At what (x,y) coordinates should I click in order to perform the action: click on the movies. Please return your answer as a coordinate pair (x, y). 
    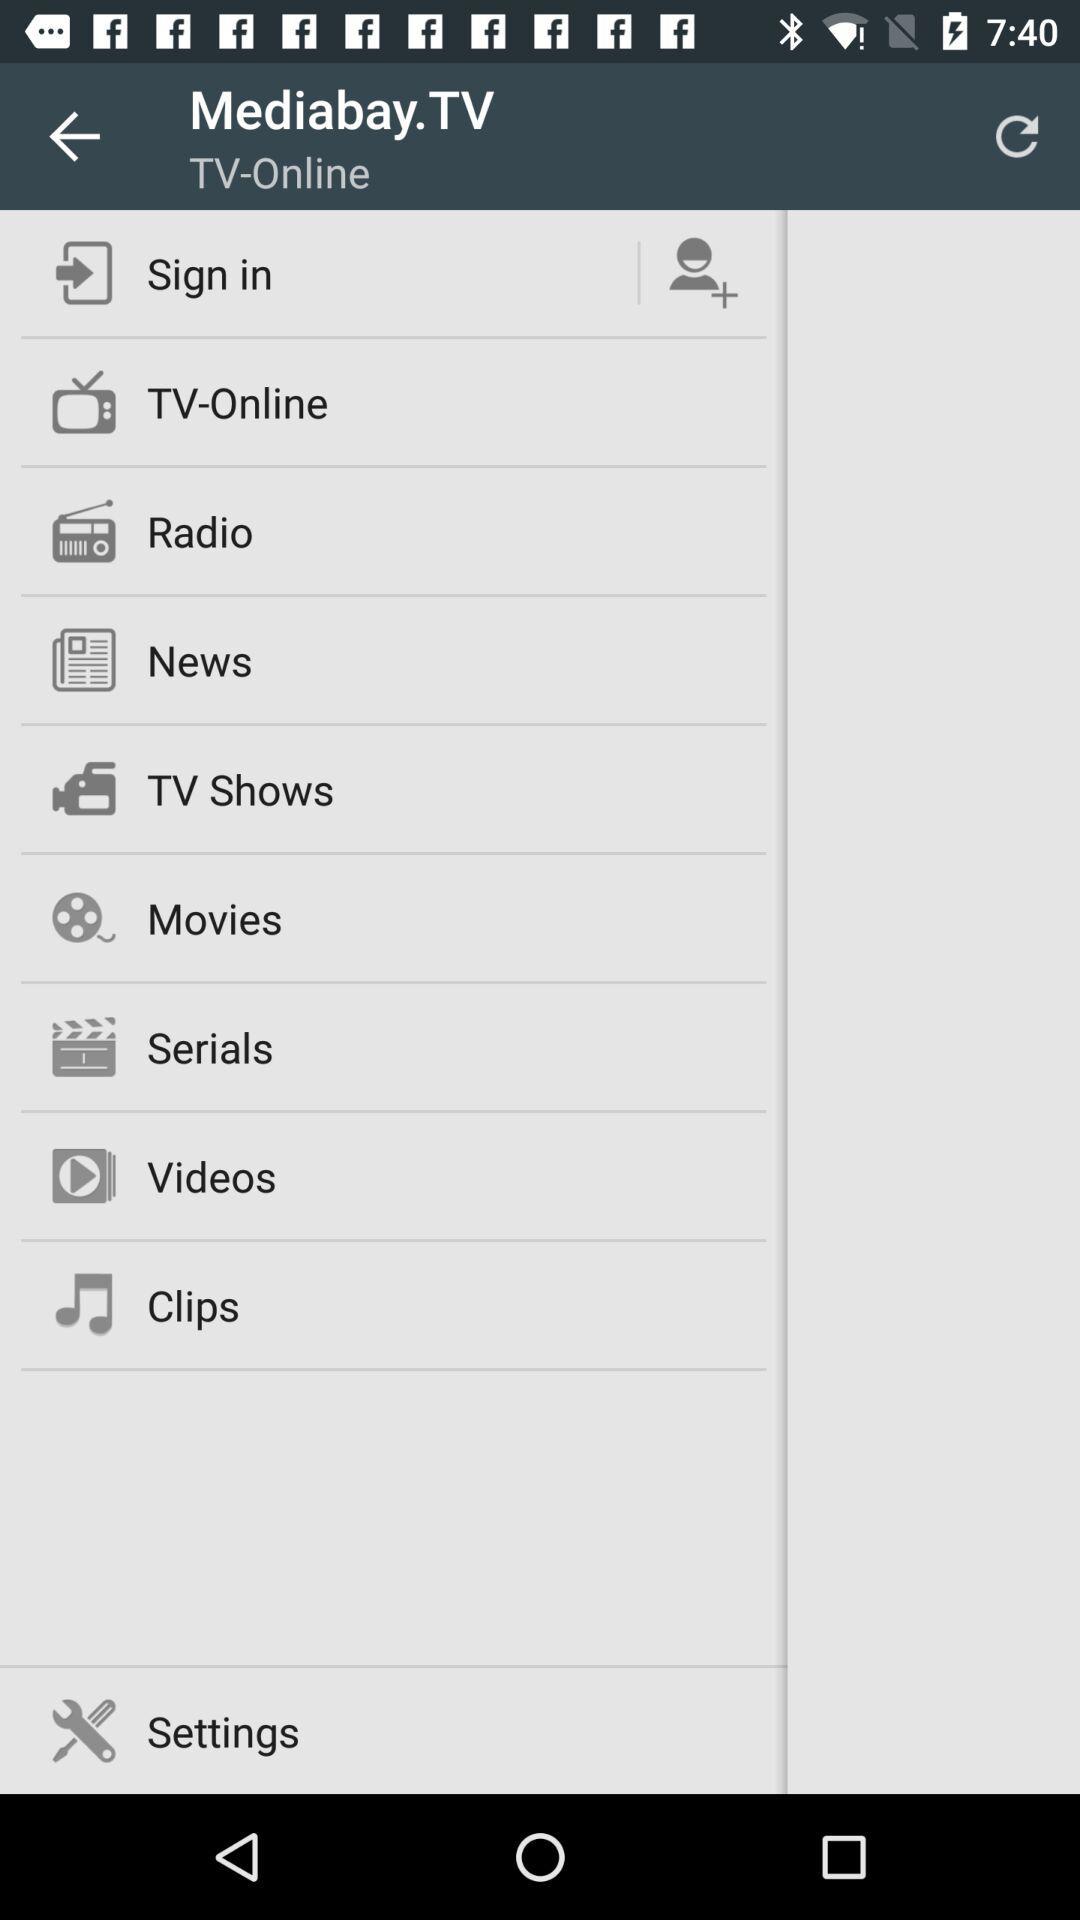
    Looking at the image, I should click on (214, 916).